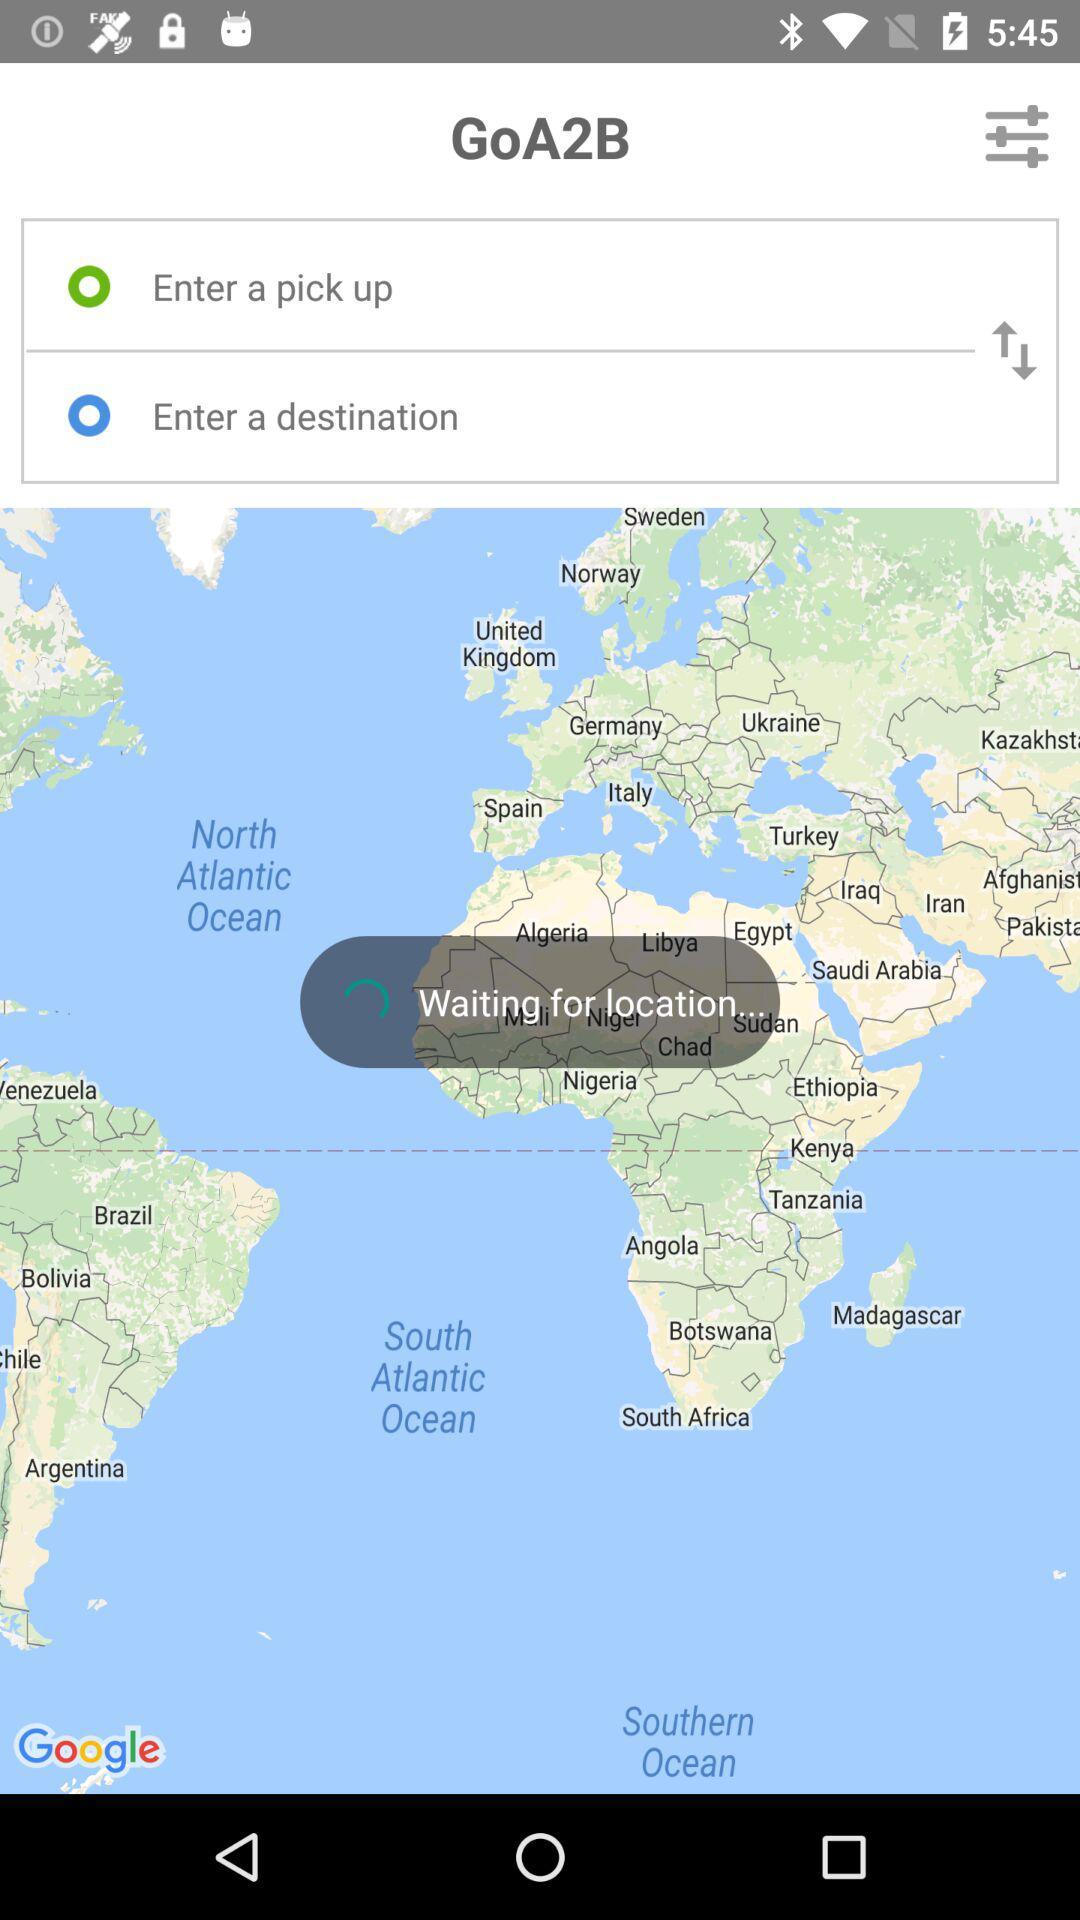  What do you see at coordinates (545, 414) in the screenshot?
I see `text` at bounding box center [545, 414].